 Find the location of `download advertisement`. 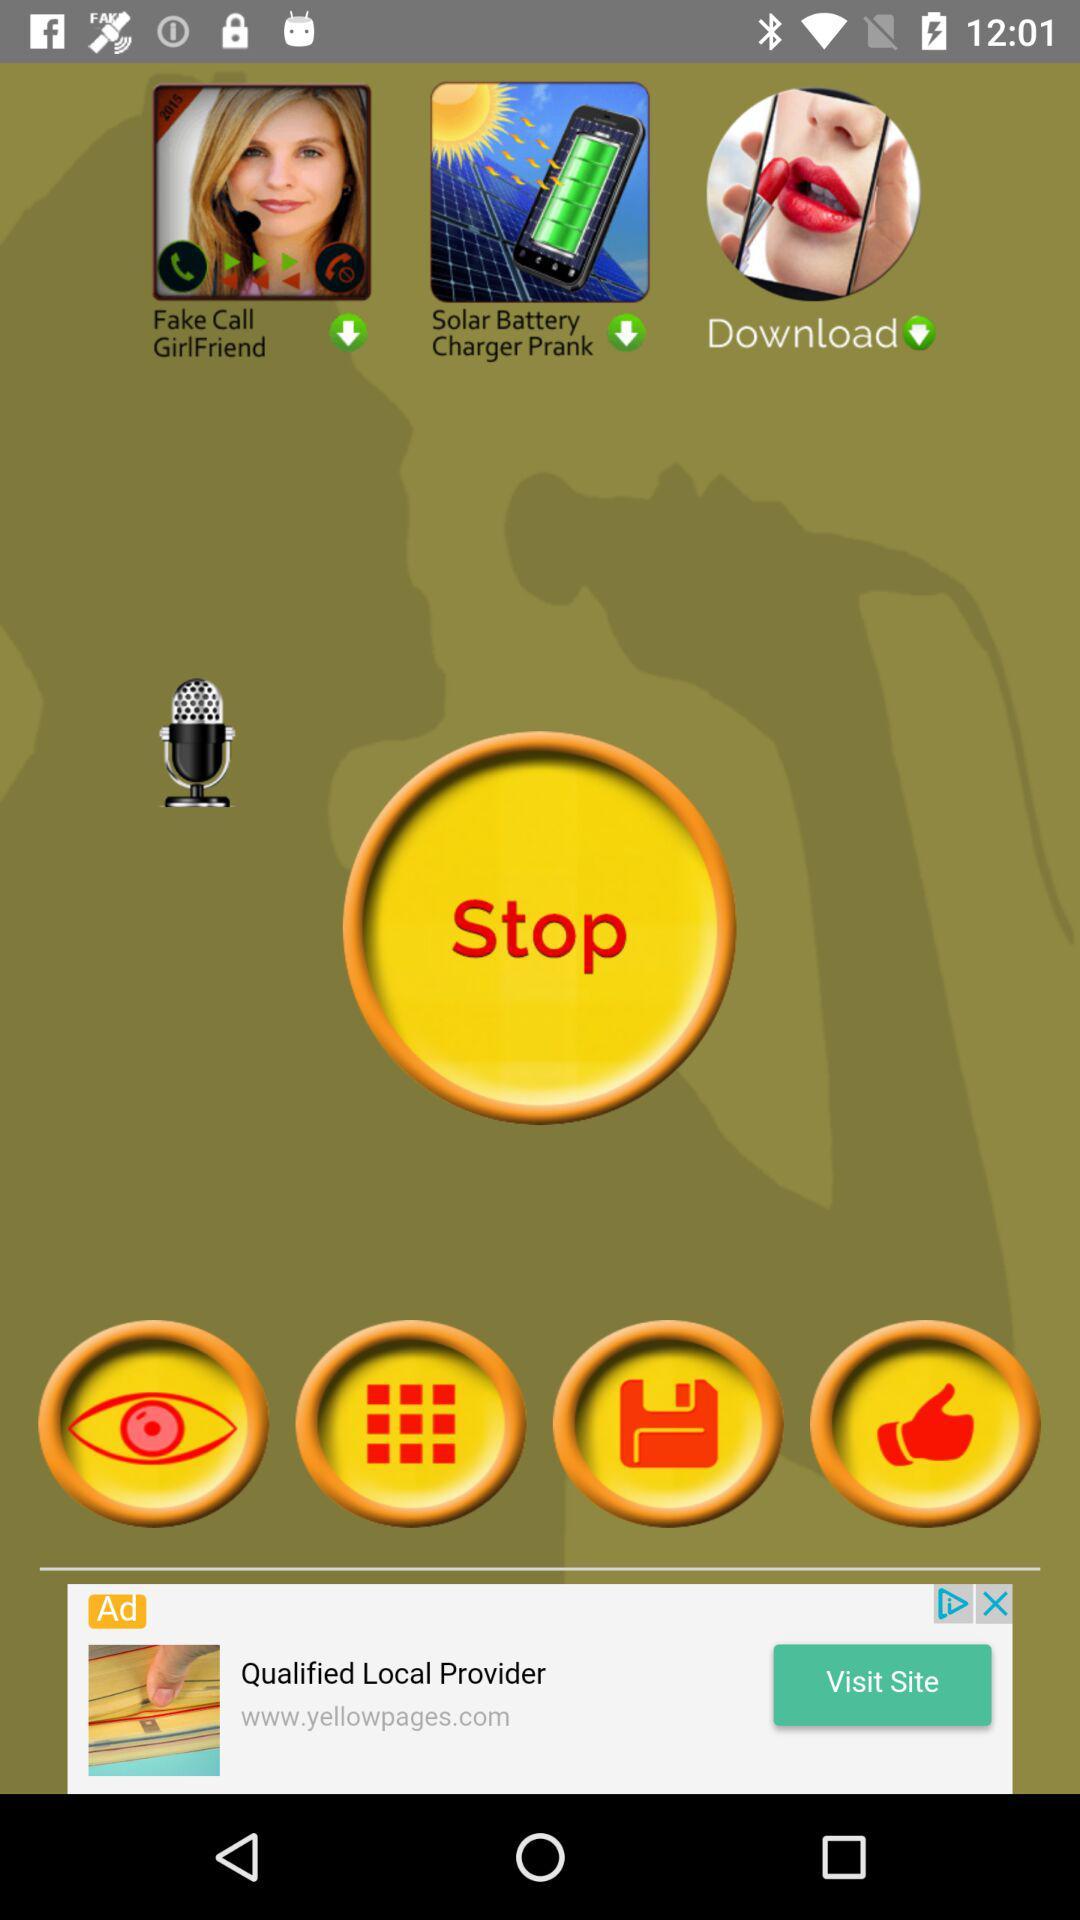

download advertisement is located at coordinates (817, 219).